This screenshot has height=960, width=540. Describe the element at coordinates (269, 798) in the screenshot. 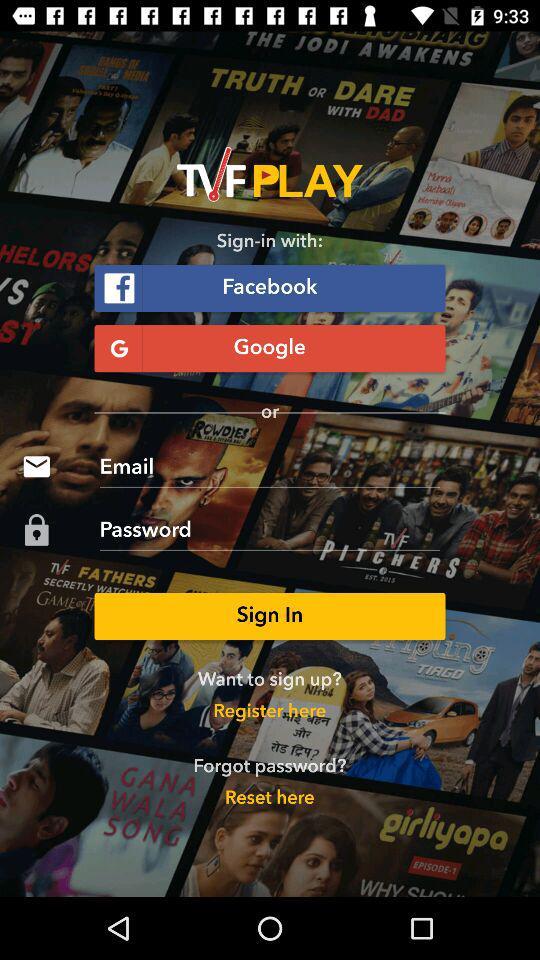

I see `the reset here item` at that location.